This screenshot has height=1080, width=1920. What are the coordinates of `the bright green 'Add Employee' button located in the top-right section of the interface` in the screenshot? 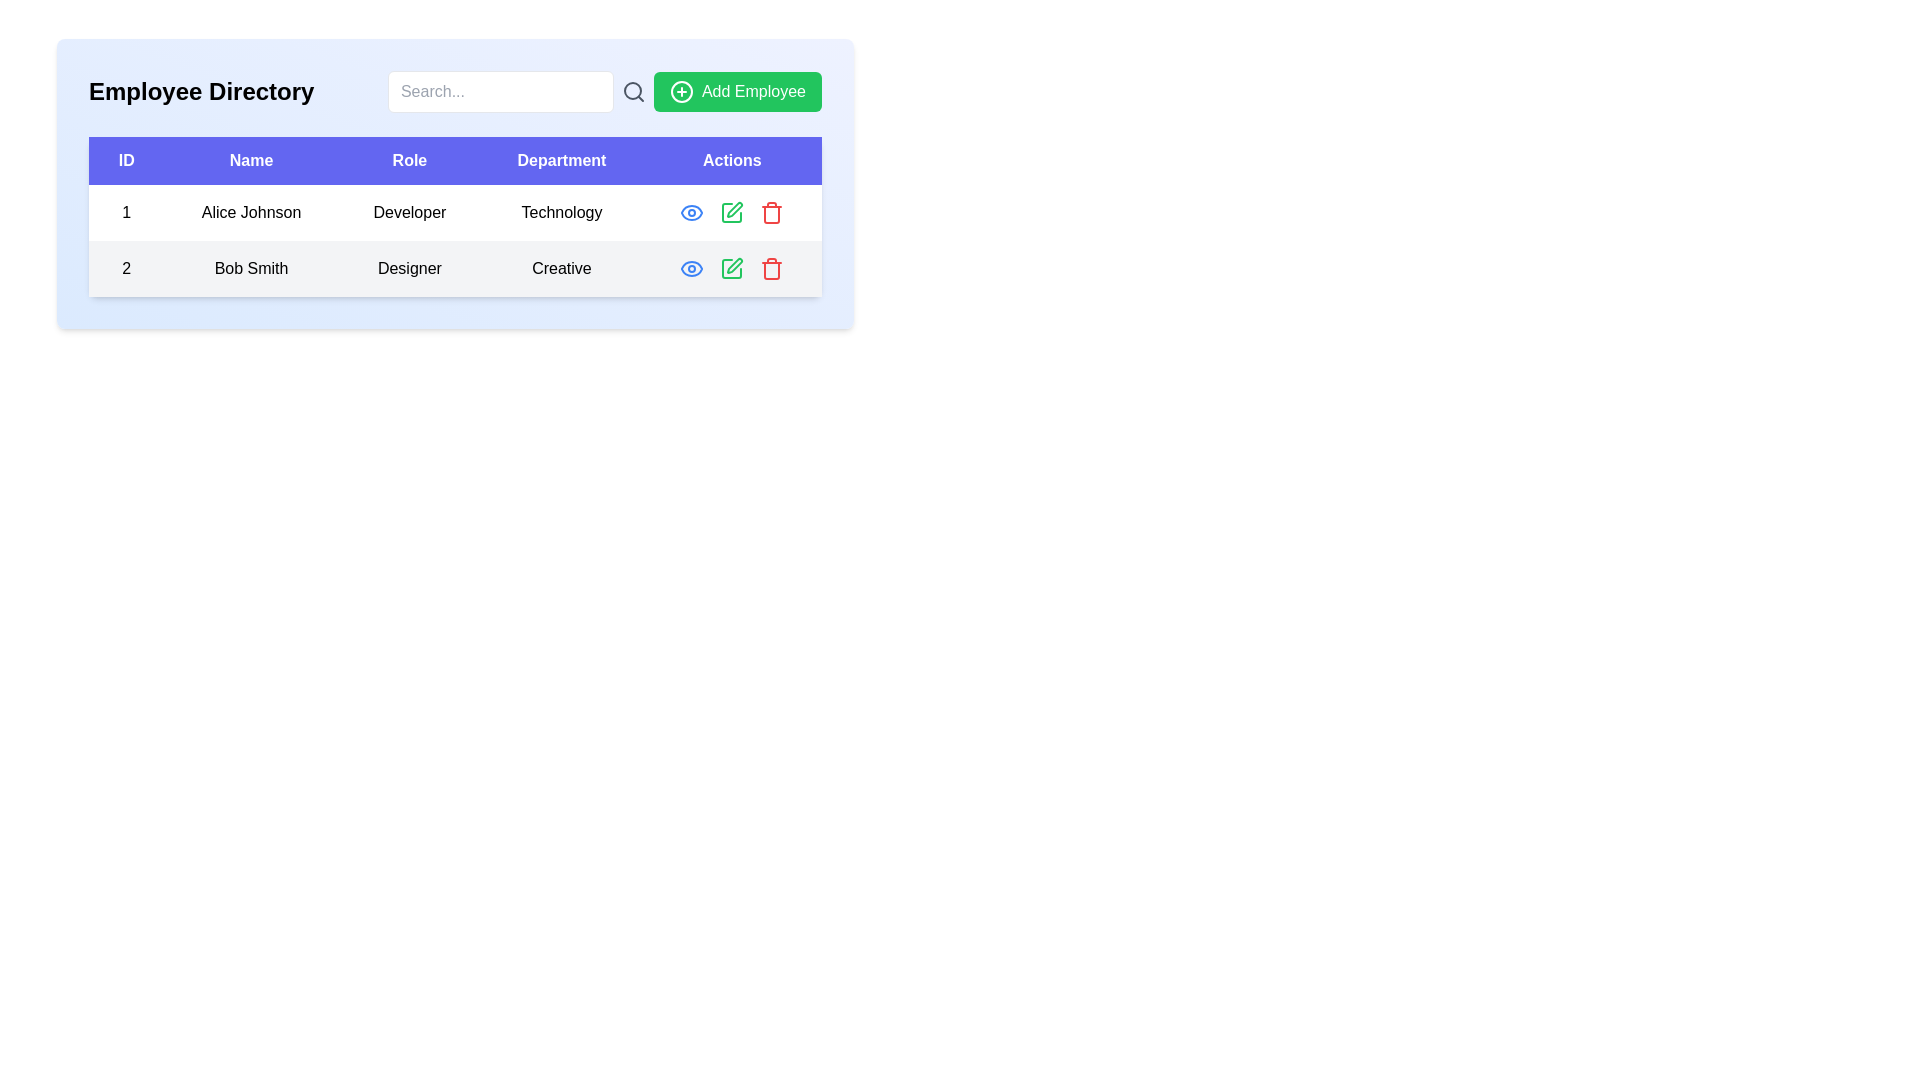 It's located at (737, 92).